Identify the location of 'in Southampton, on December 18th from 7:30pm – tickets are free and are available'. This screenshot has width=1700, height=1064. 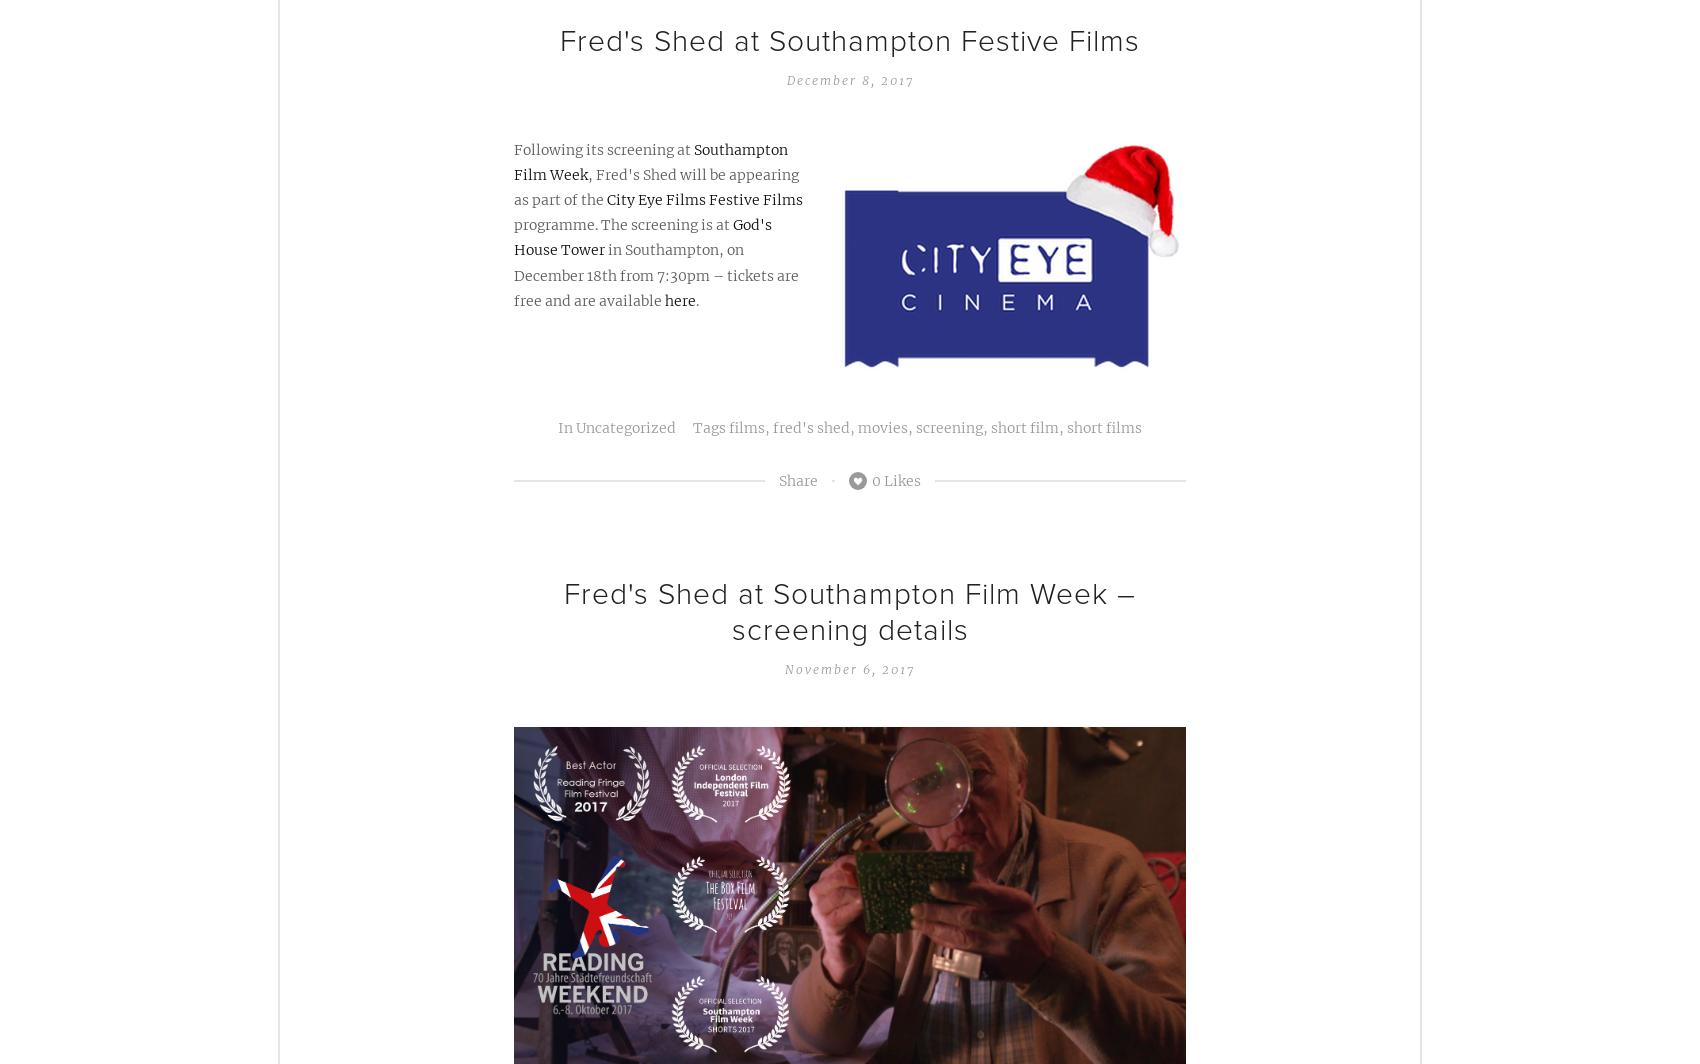
(656, 275).